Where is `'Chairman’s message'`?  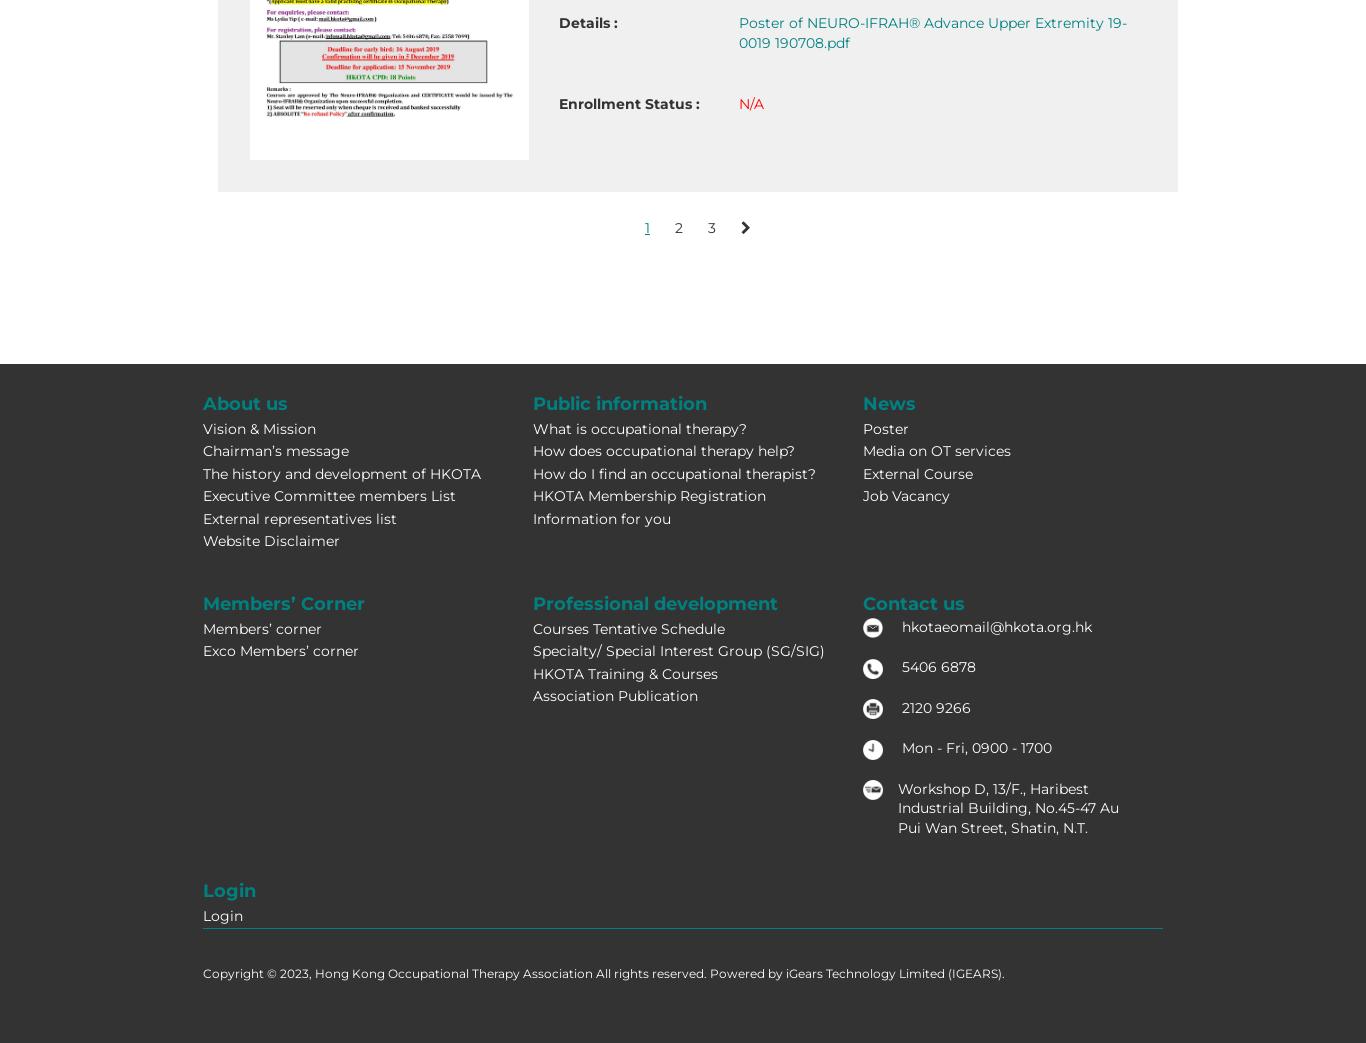 'Chairman’s message' is located at coordinates (275, 449).